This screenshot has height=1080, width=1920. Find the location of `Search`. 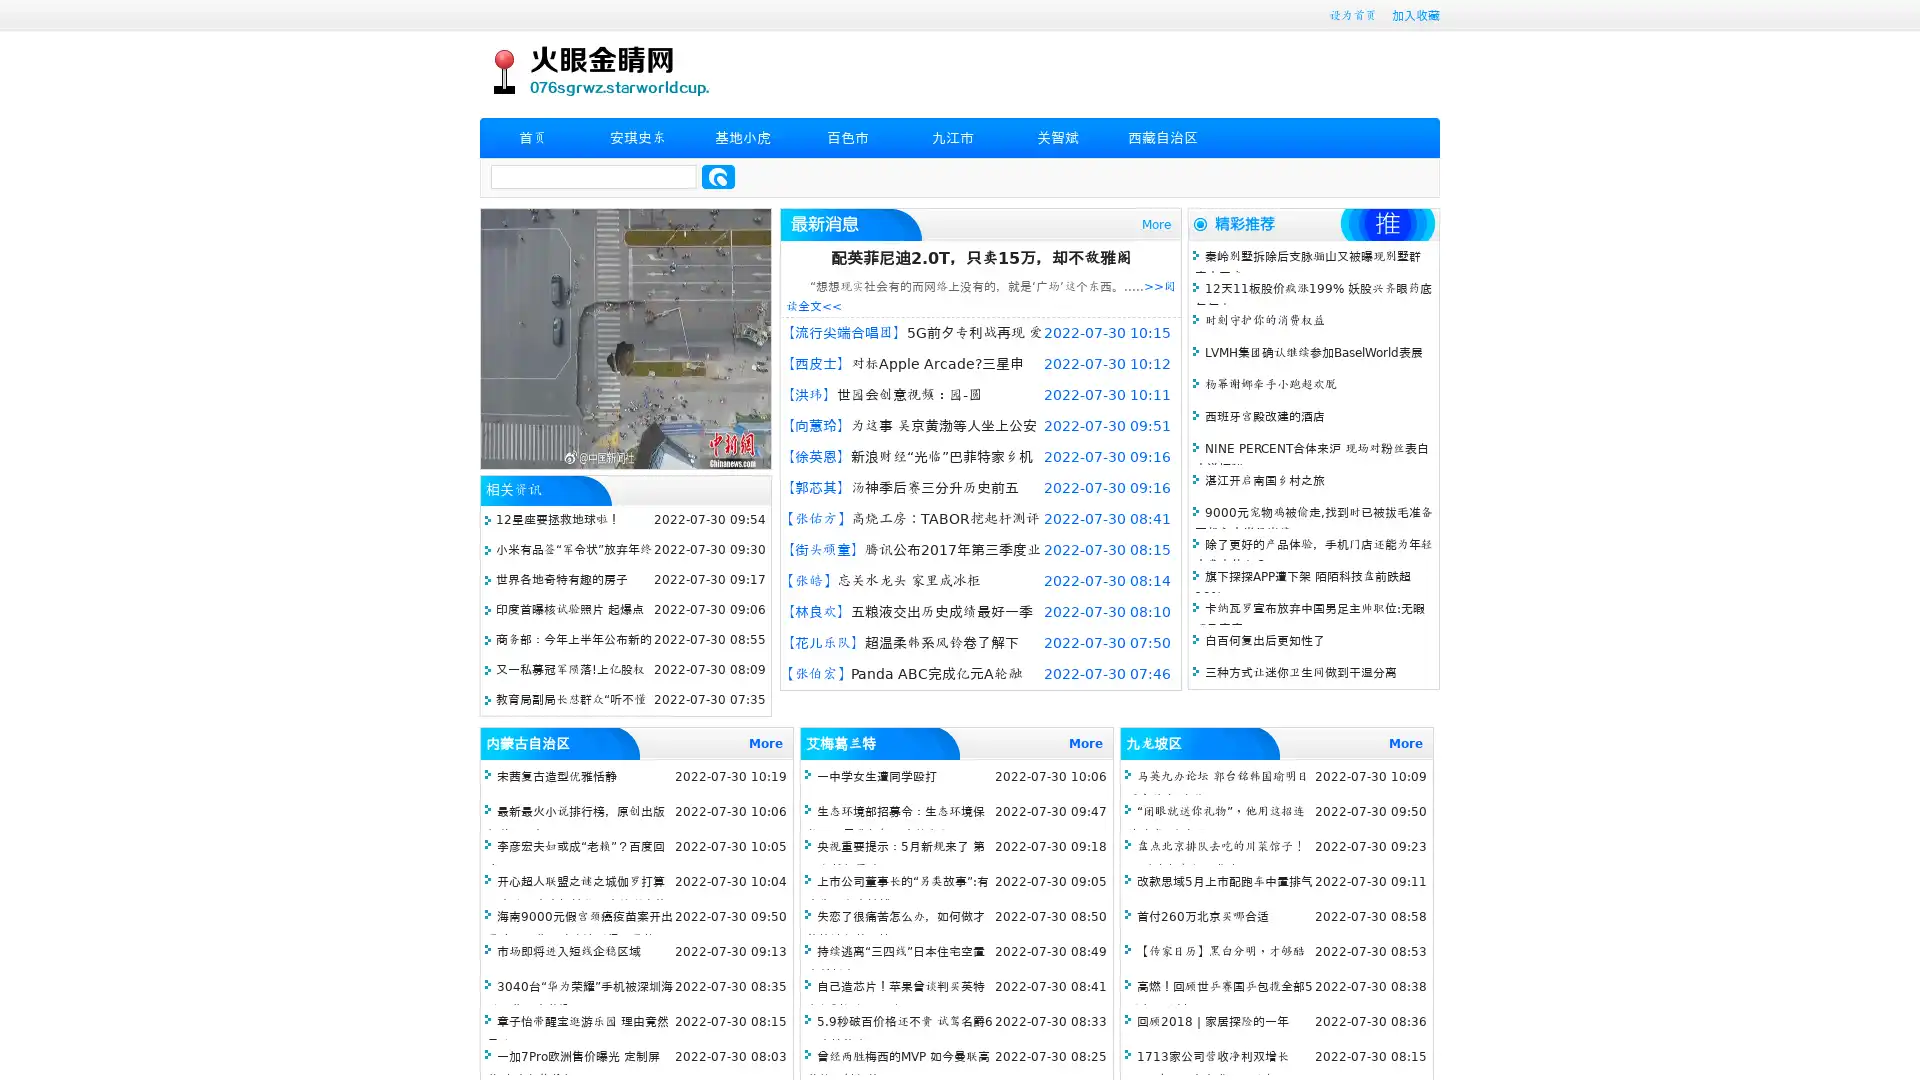

Search is located at coordinates (718, 176).